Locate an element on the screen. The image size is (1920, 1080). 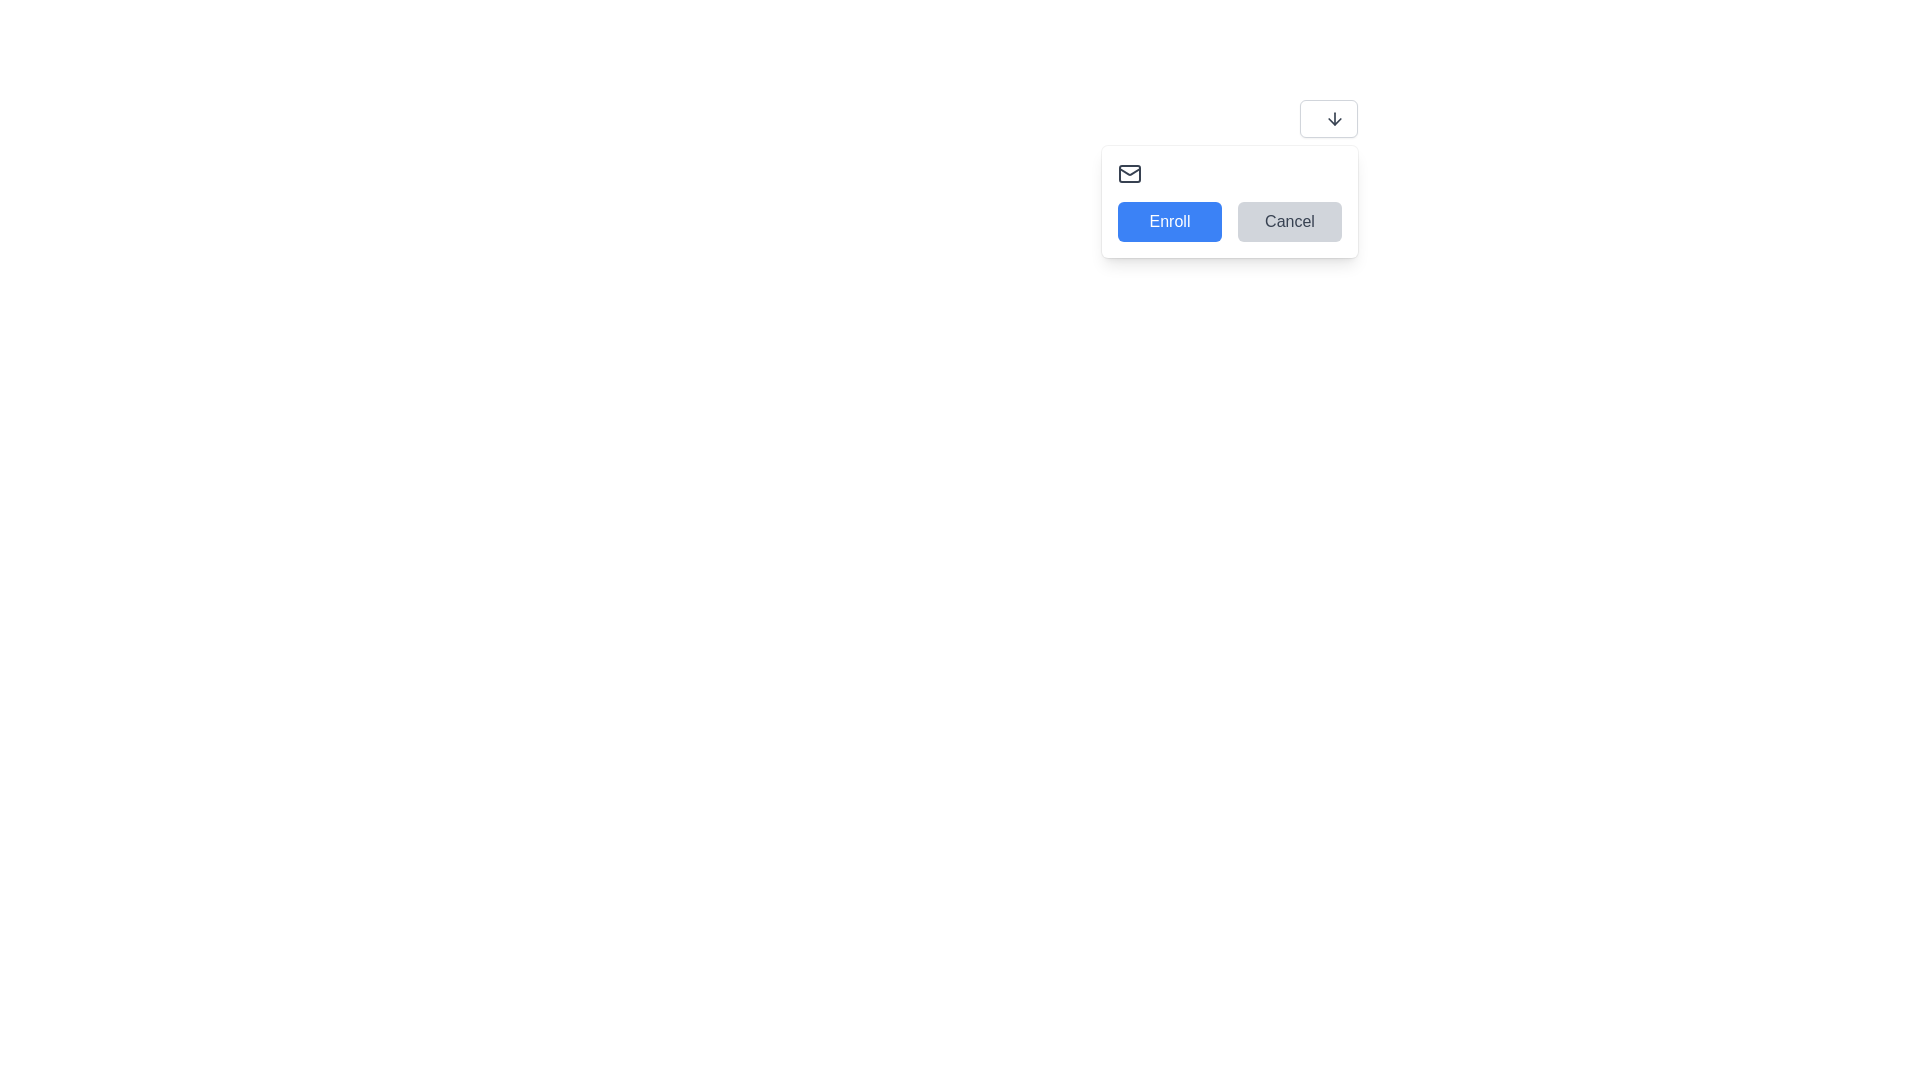
the SVG rectangle that resembles an envelope, which is part of a mail icon positioned slightly left of the center of the dialog box is located at coordinates (1129, 172).